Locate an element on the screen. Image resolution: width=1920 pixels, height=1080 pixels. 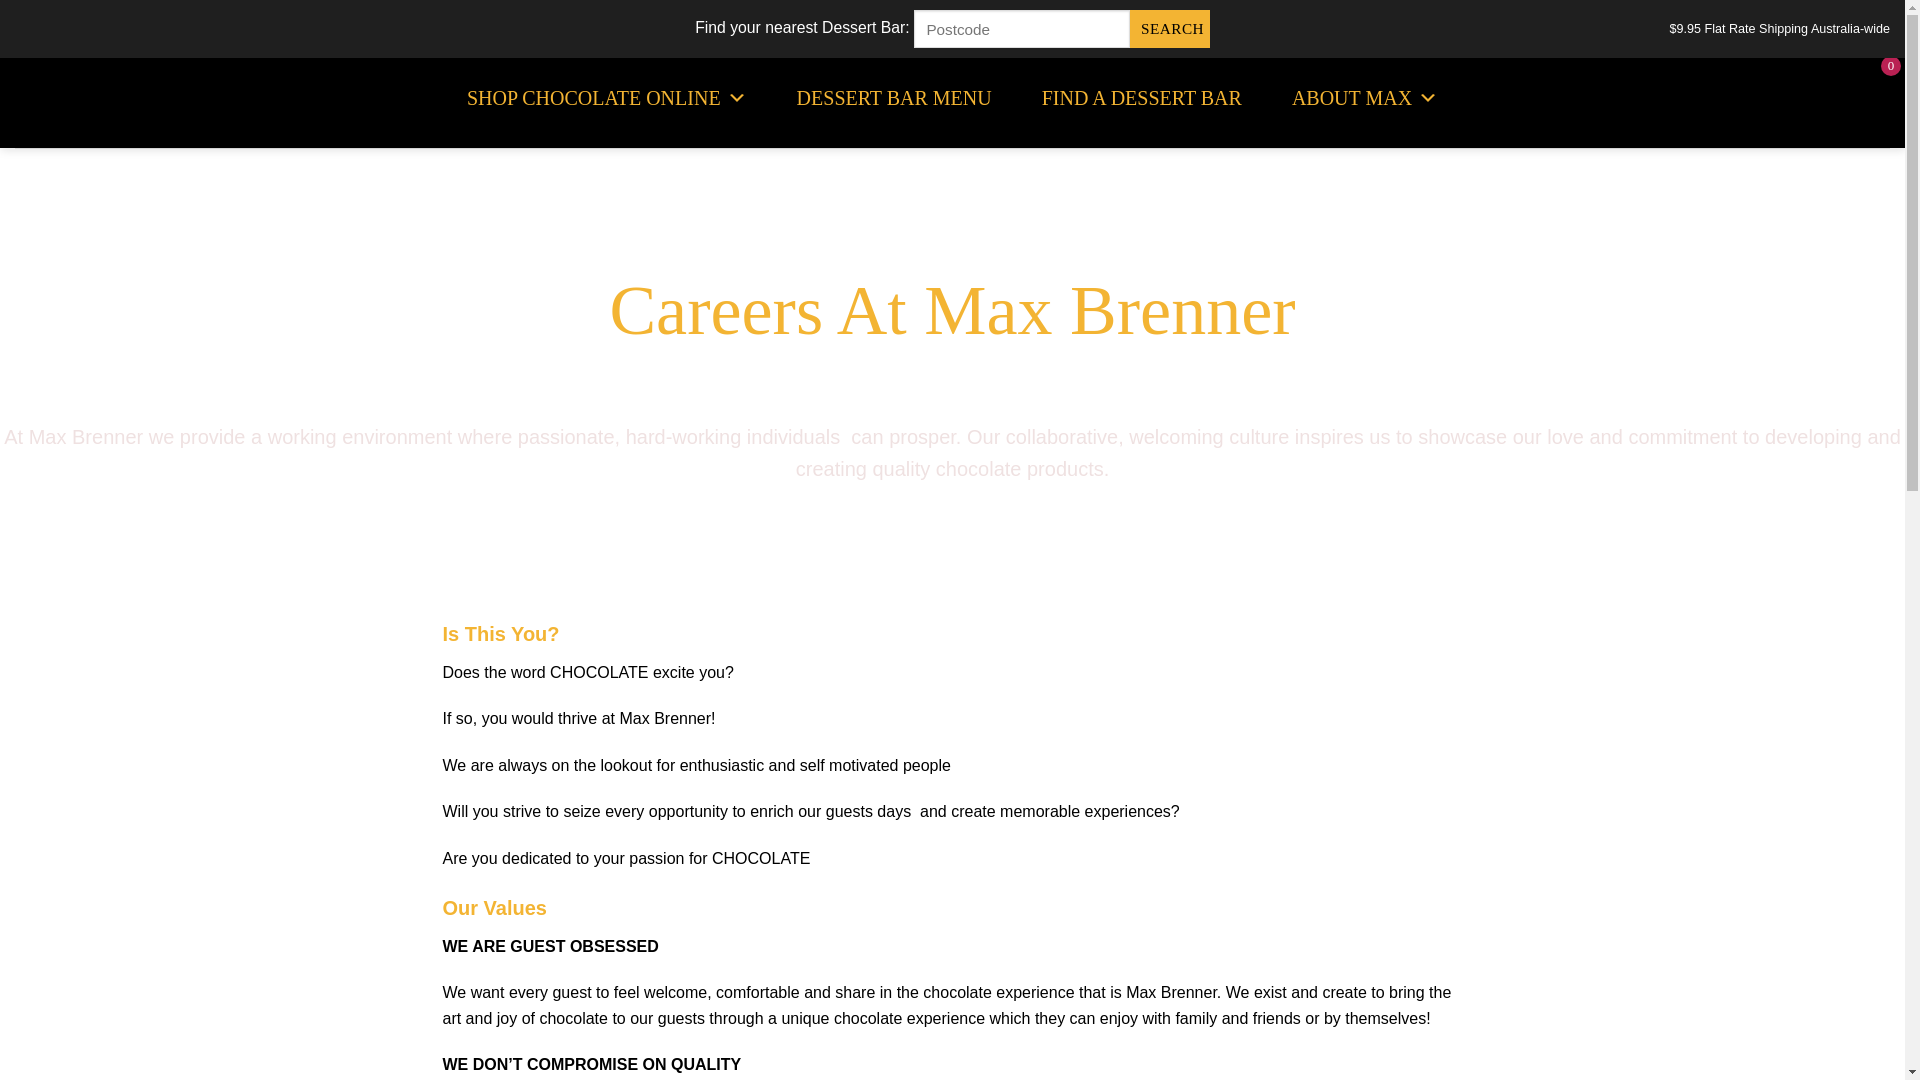
'SEARCH' is located at coordinates (1170, 29).